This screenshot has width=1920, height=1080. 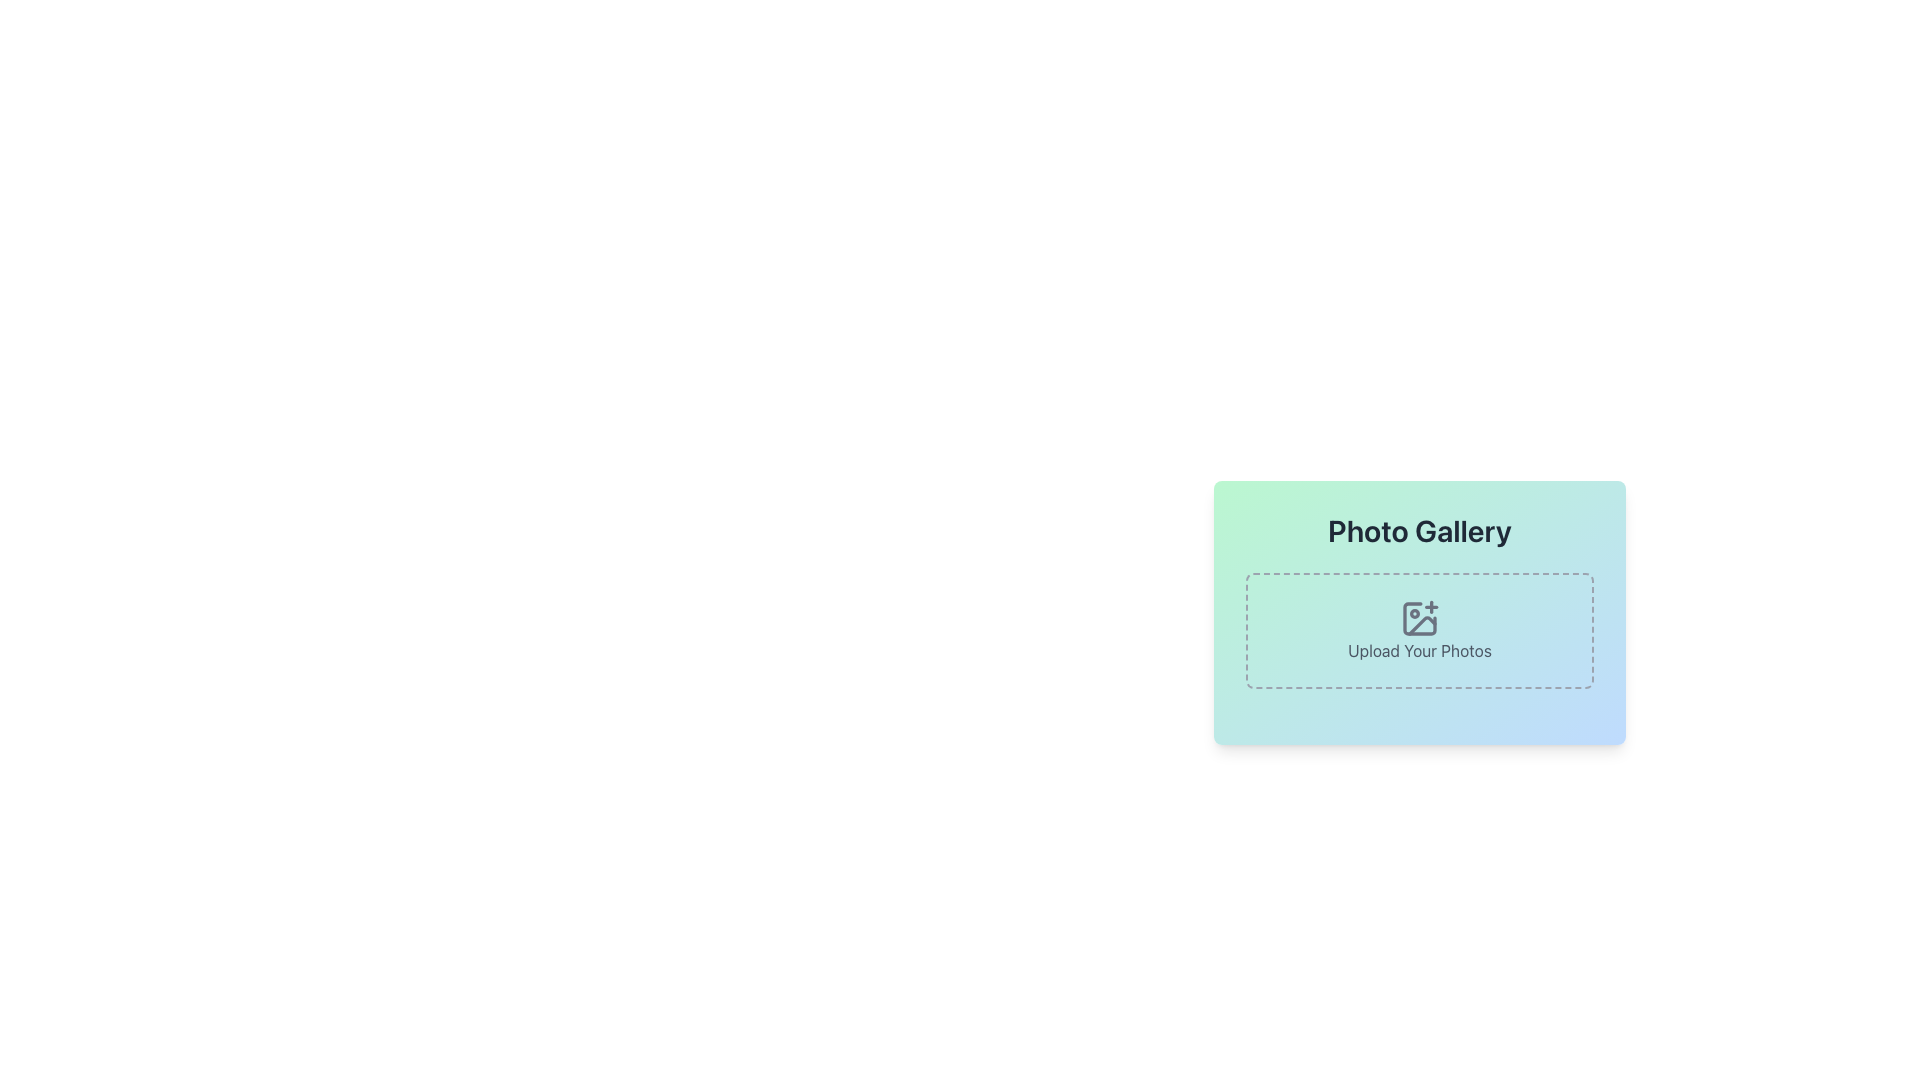 I want to click on the SVG plus sign icon that is centrally positioned above the text 'Upload Your Photos' within a dashed-bordered rectangular card, so click(x=1419, y=617).